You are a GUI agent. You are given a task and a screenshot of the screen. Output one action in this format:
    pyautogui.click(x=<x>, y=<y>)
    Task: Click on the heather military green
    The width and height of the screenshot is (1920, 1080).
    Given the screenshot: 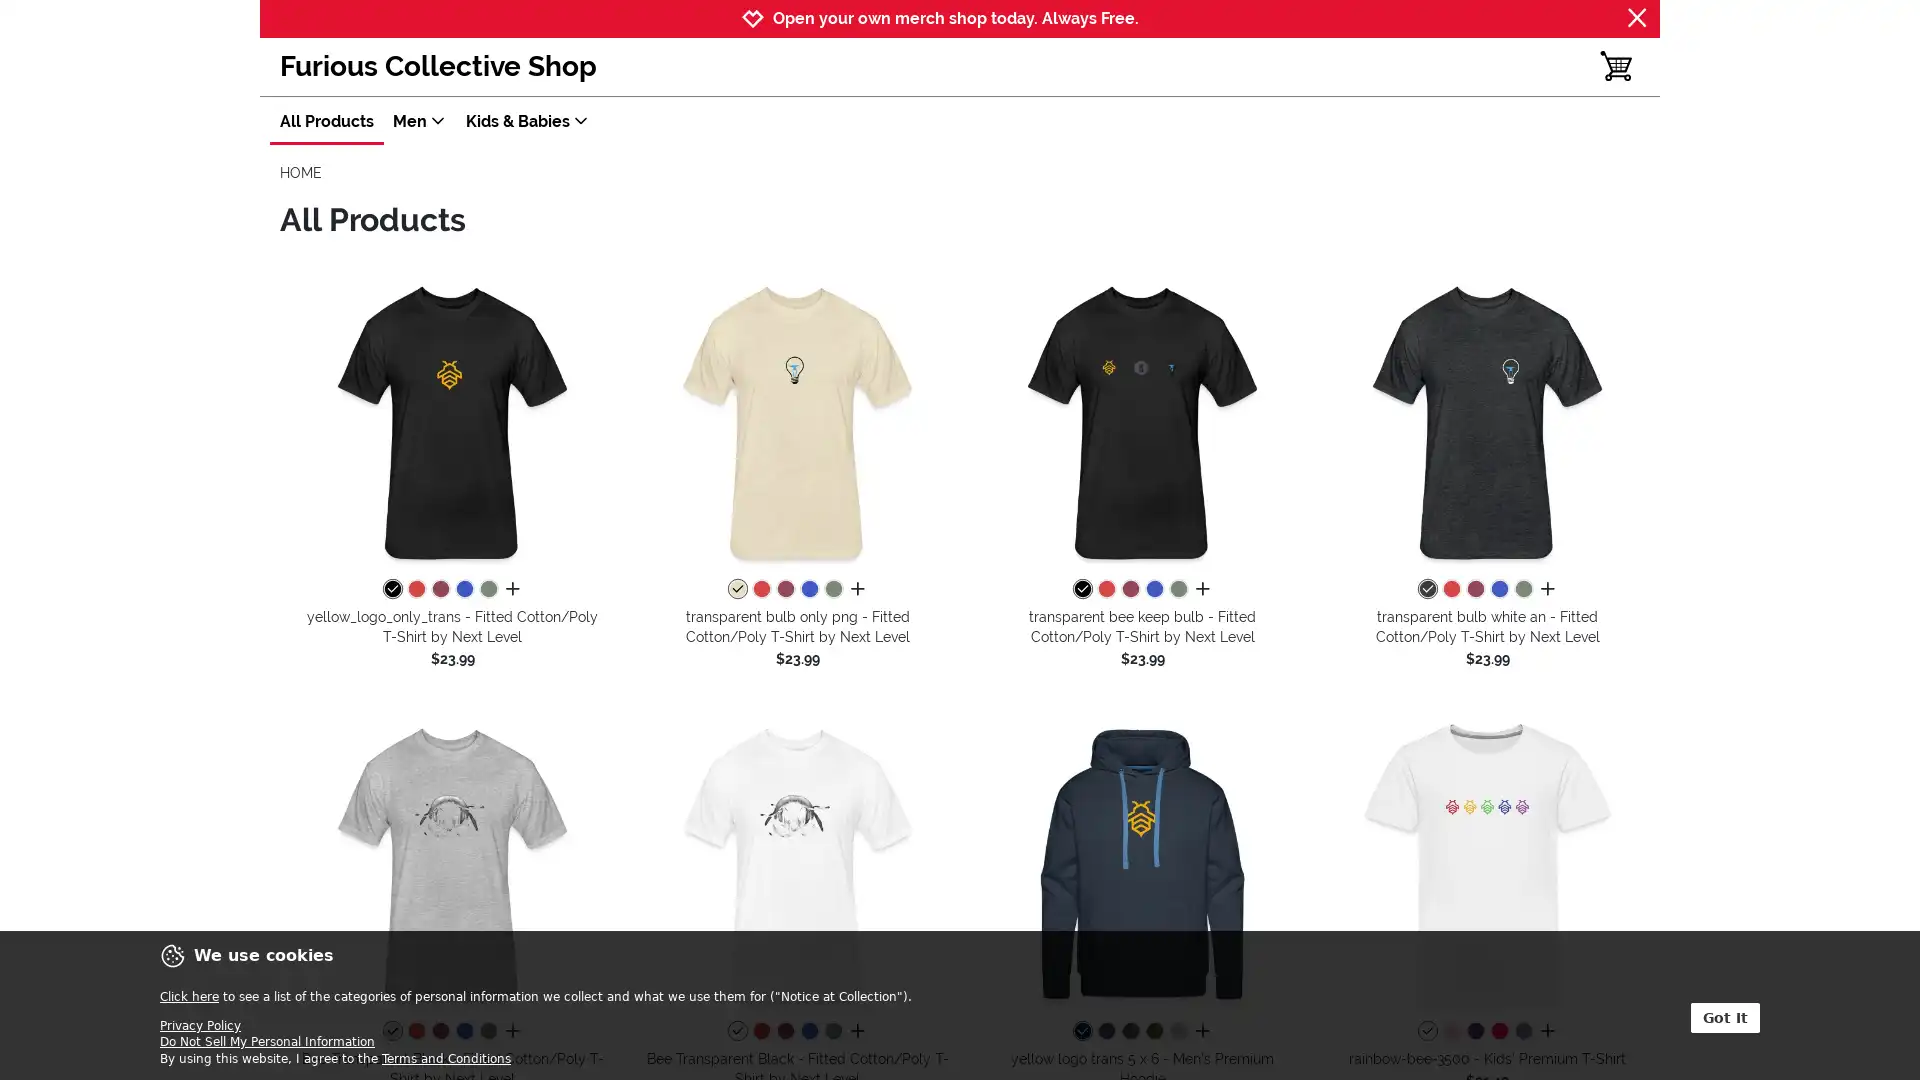 What is the action you would take?
    pyautogui.click(x=833, y=1032)
    